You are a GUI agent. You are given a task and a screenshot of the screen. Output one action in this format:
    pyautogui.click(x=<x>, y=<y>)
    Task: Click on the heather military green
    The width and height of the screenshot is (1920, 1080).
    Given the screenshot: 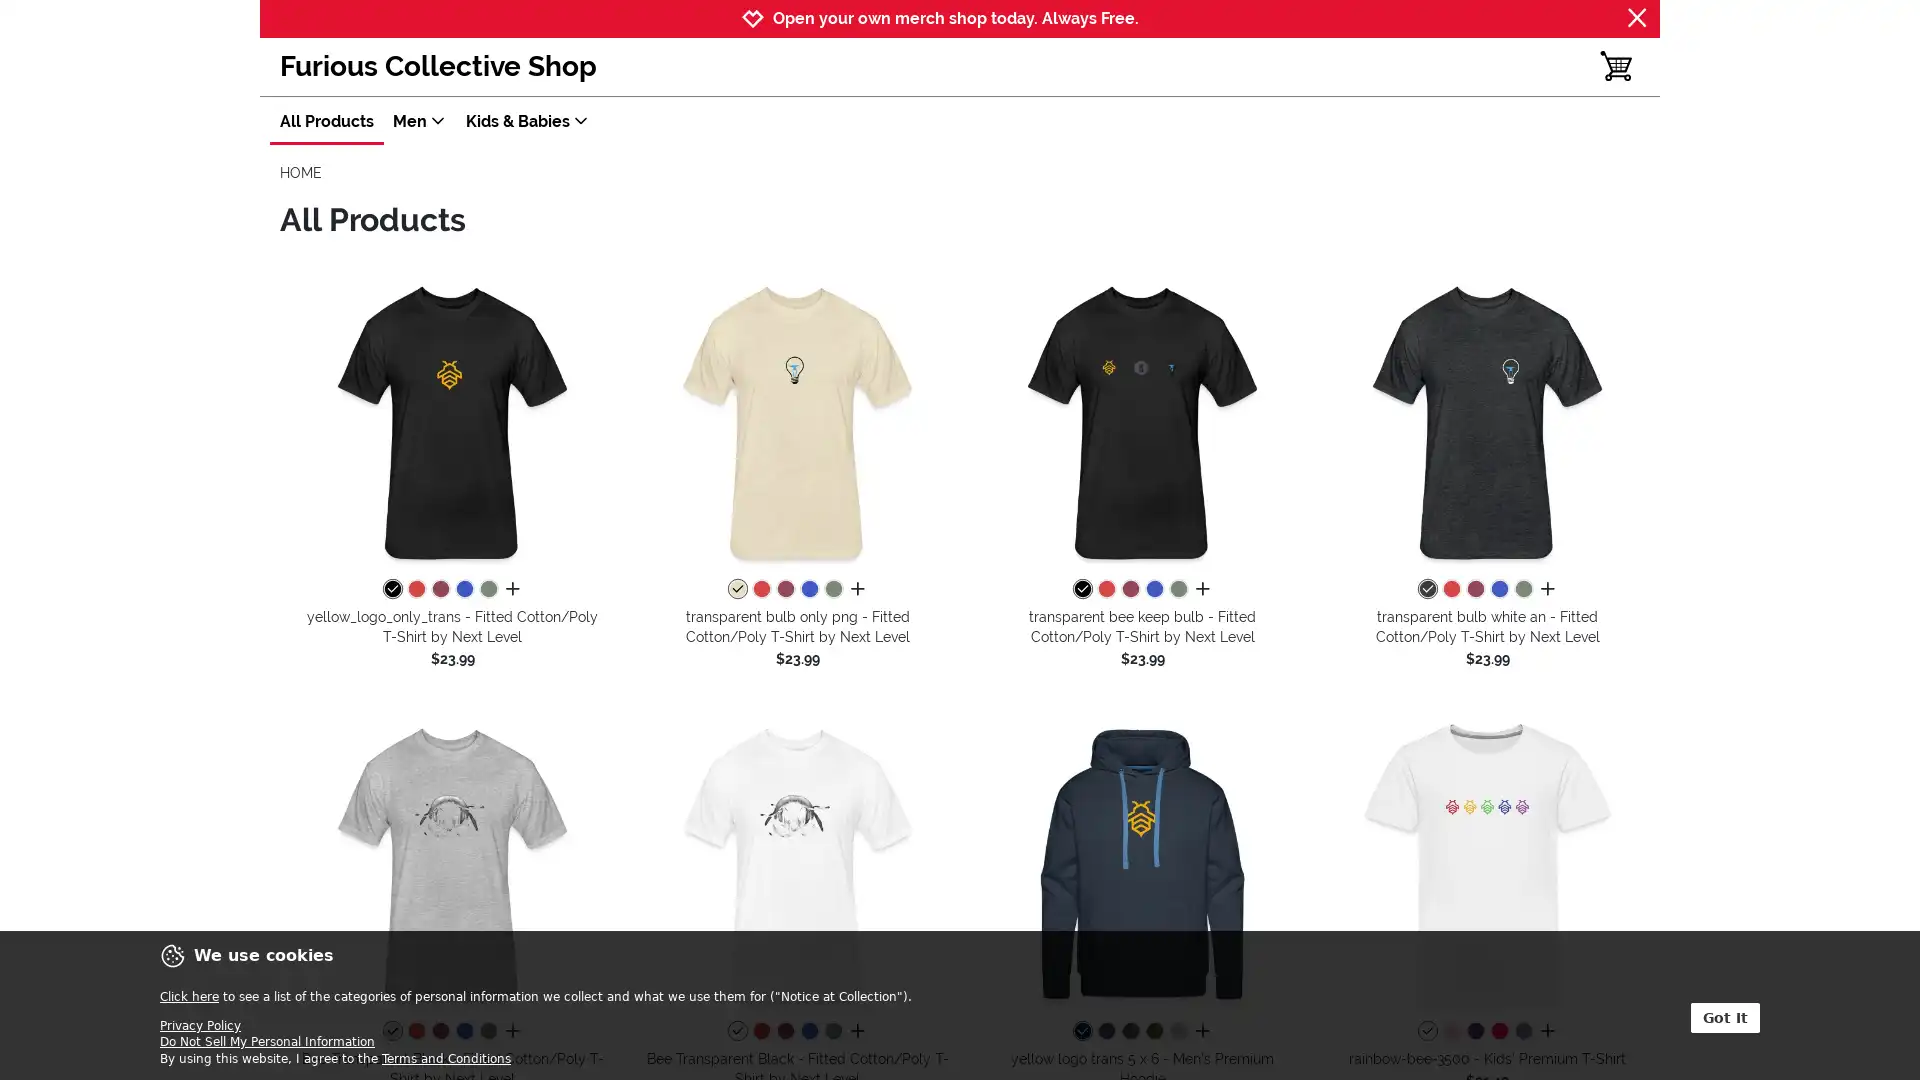 What is the action you would take?
    pyautogui.click(x=833, y=1032)
    